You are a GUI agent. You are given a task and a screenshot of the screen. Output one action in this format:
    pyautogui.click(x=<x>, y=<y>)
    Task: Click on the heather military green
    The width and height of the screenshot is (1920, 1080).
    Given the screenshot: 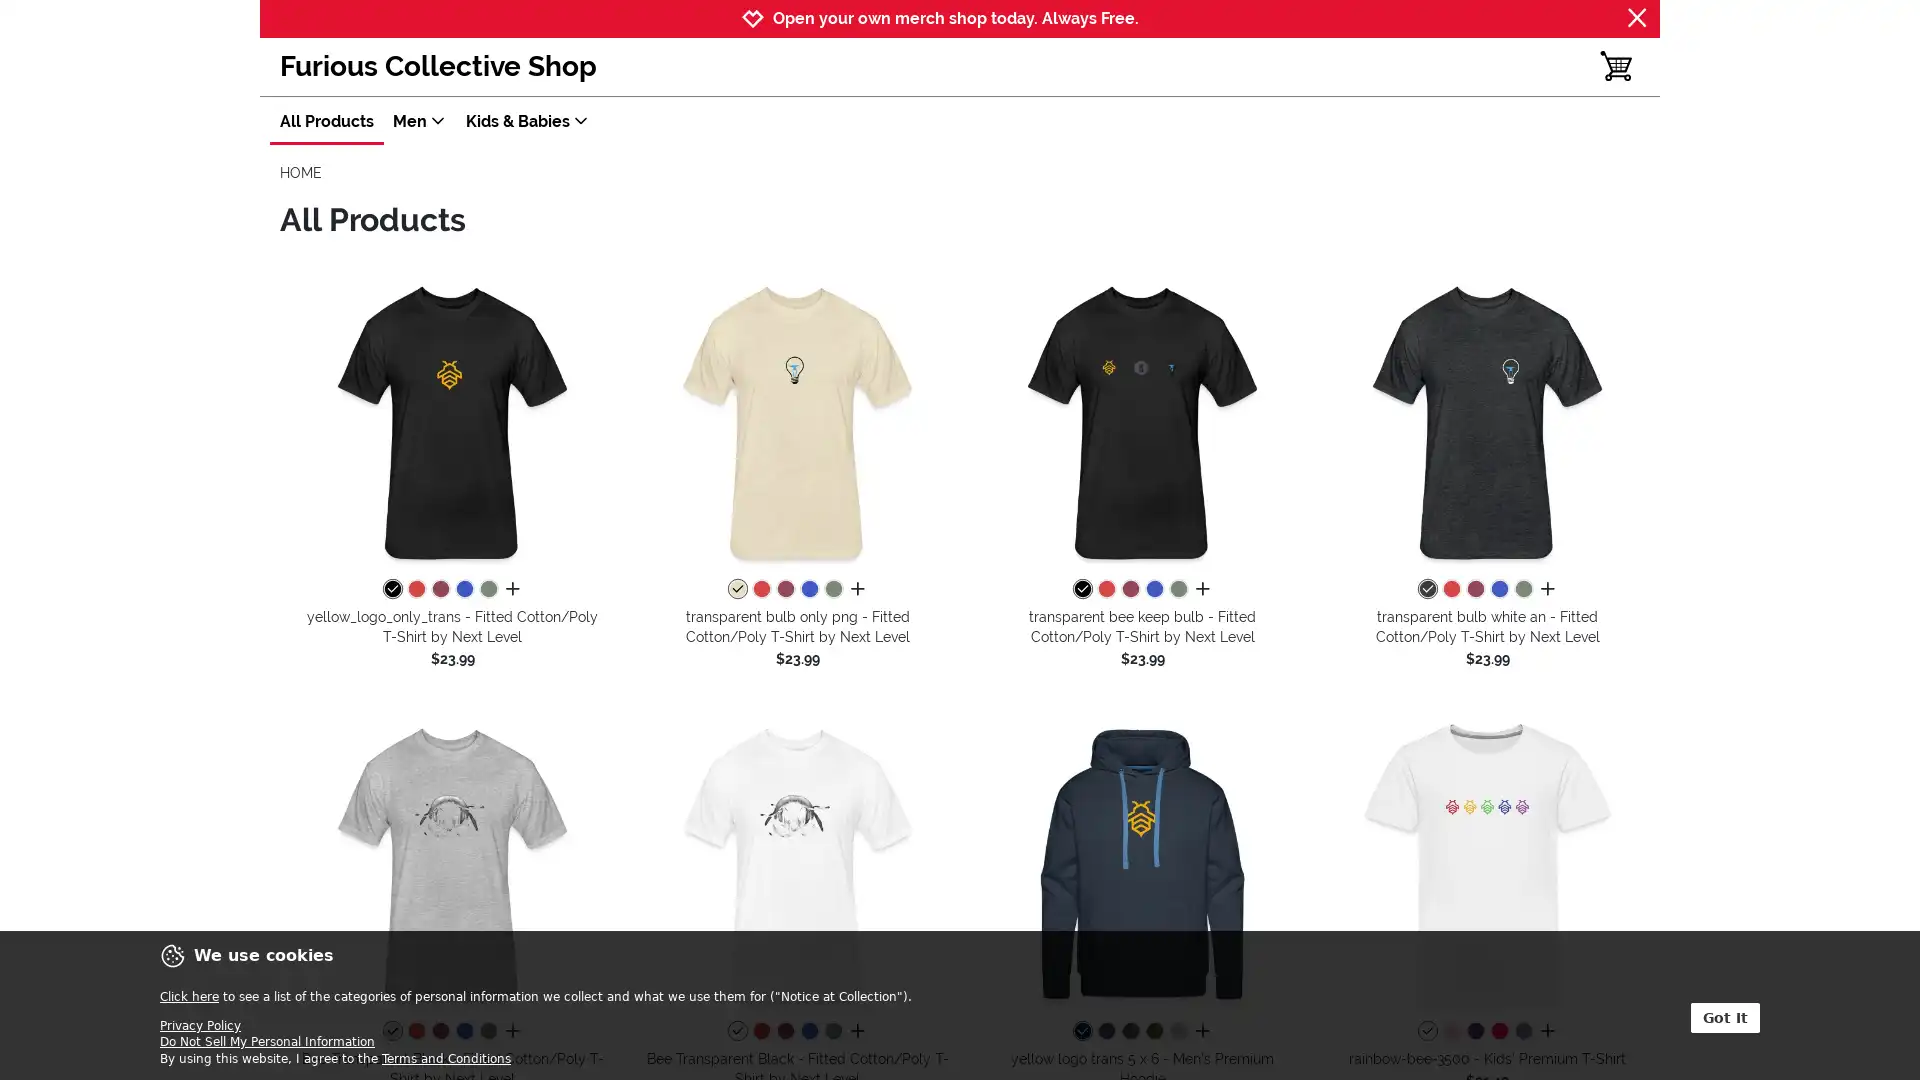 What is the action you would take?
    pyautogui.click(x=833, y=1032)
    